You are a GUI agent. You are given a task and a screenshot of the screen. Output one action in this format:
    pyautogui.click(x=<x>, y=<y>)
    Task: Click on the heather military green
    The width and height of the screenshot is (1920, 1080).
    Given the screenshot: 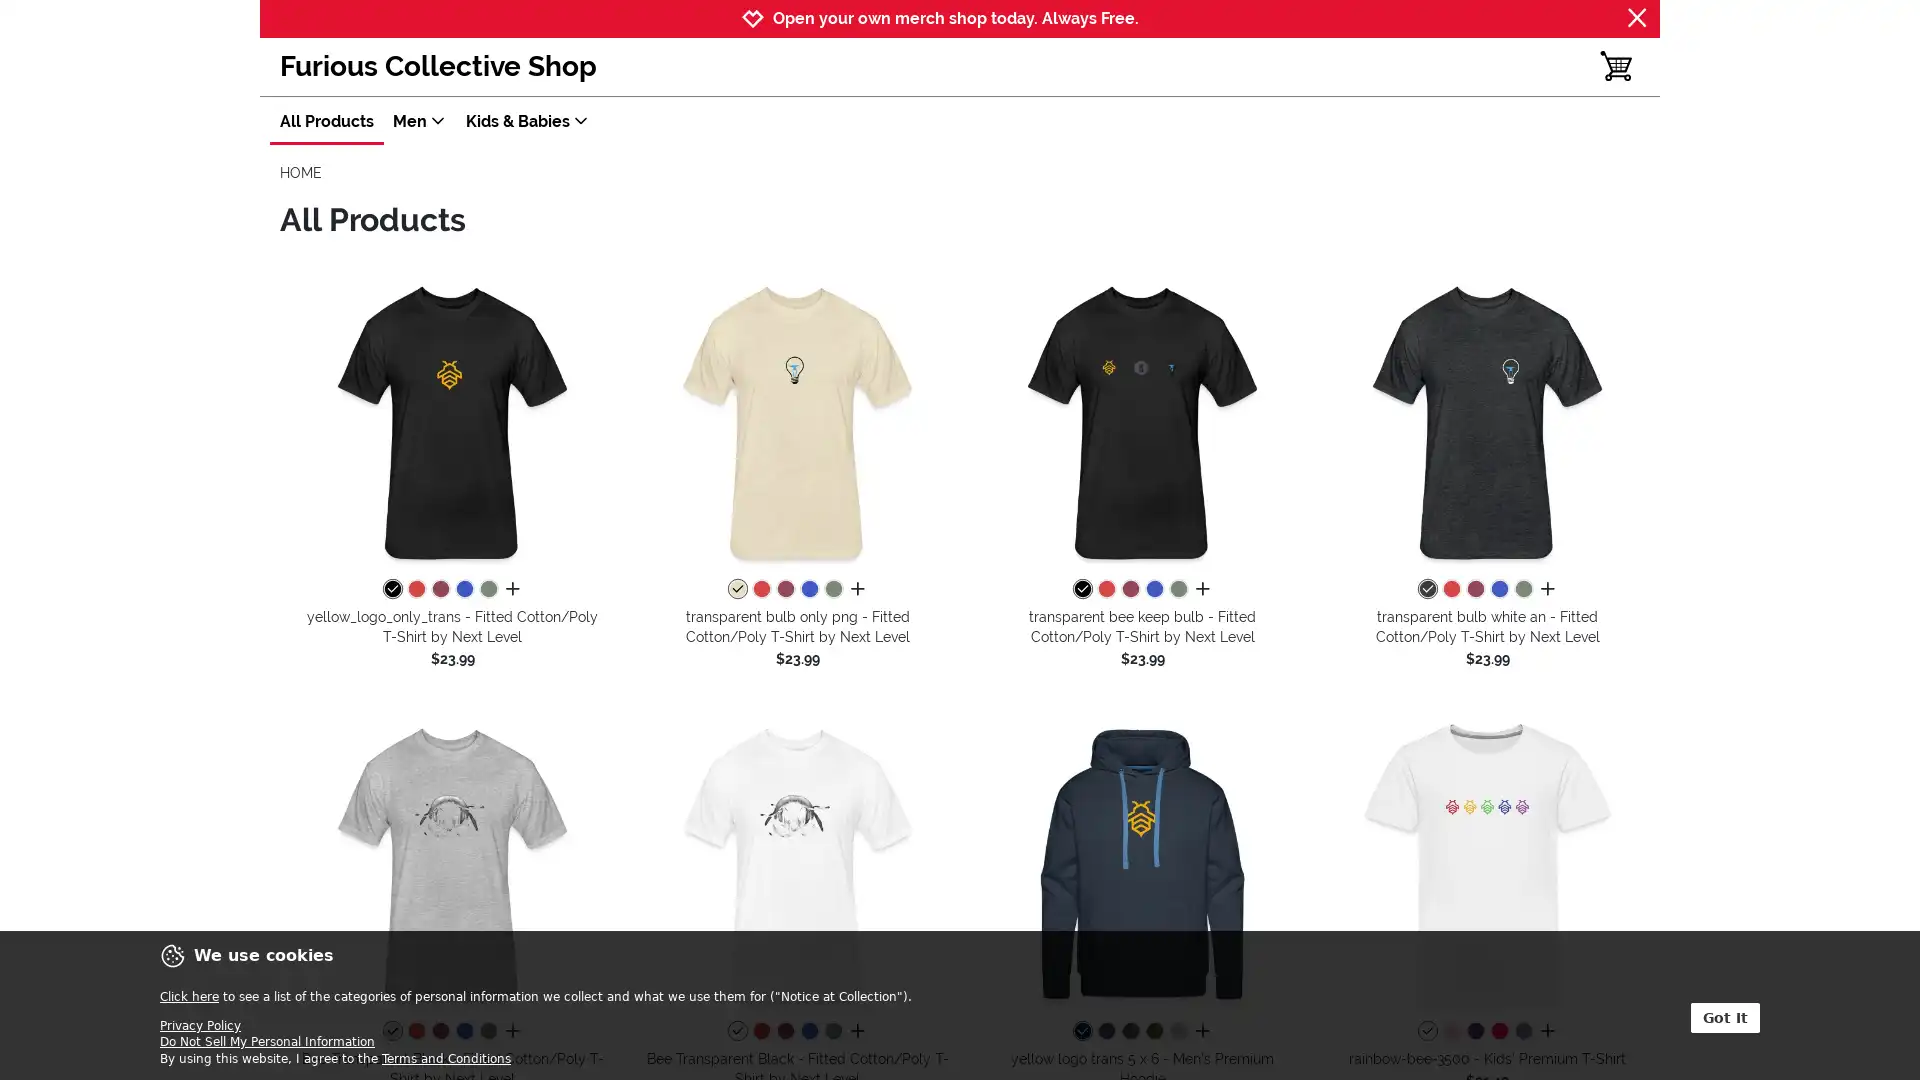 What is the action you would take?
    pyautogui.click(x=833, y=1032)
    